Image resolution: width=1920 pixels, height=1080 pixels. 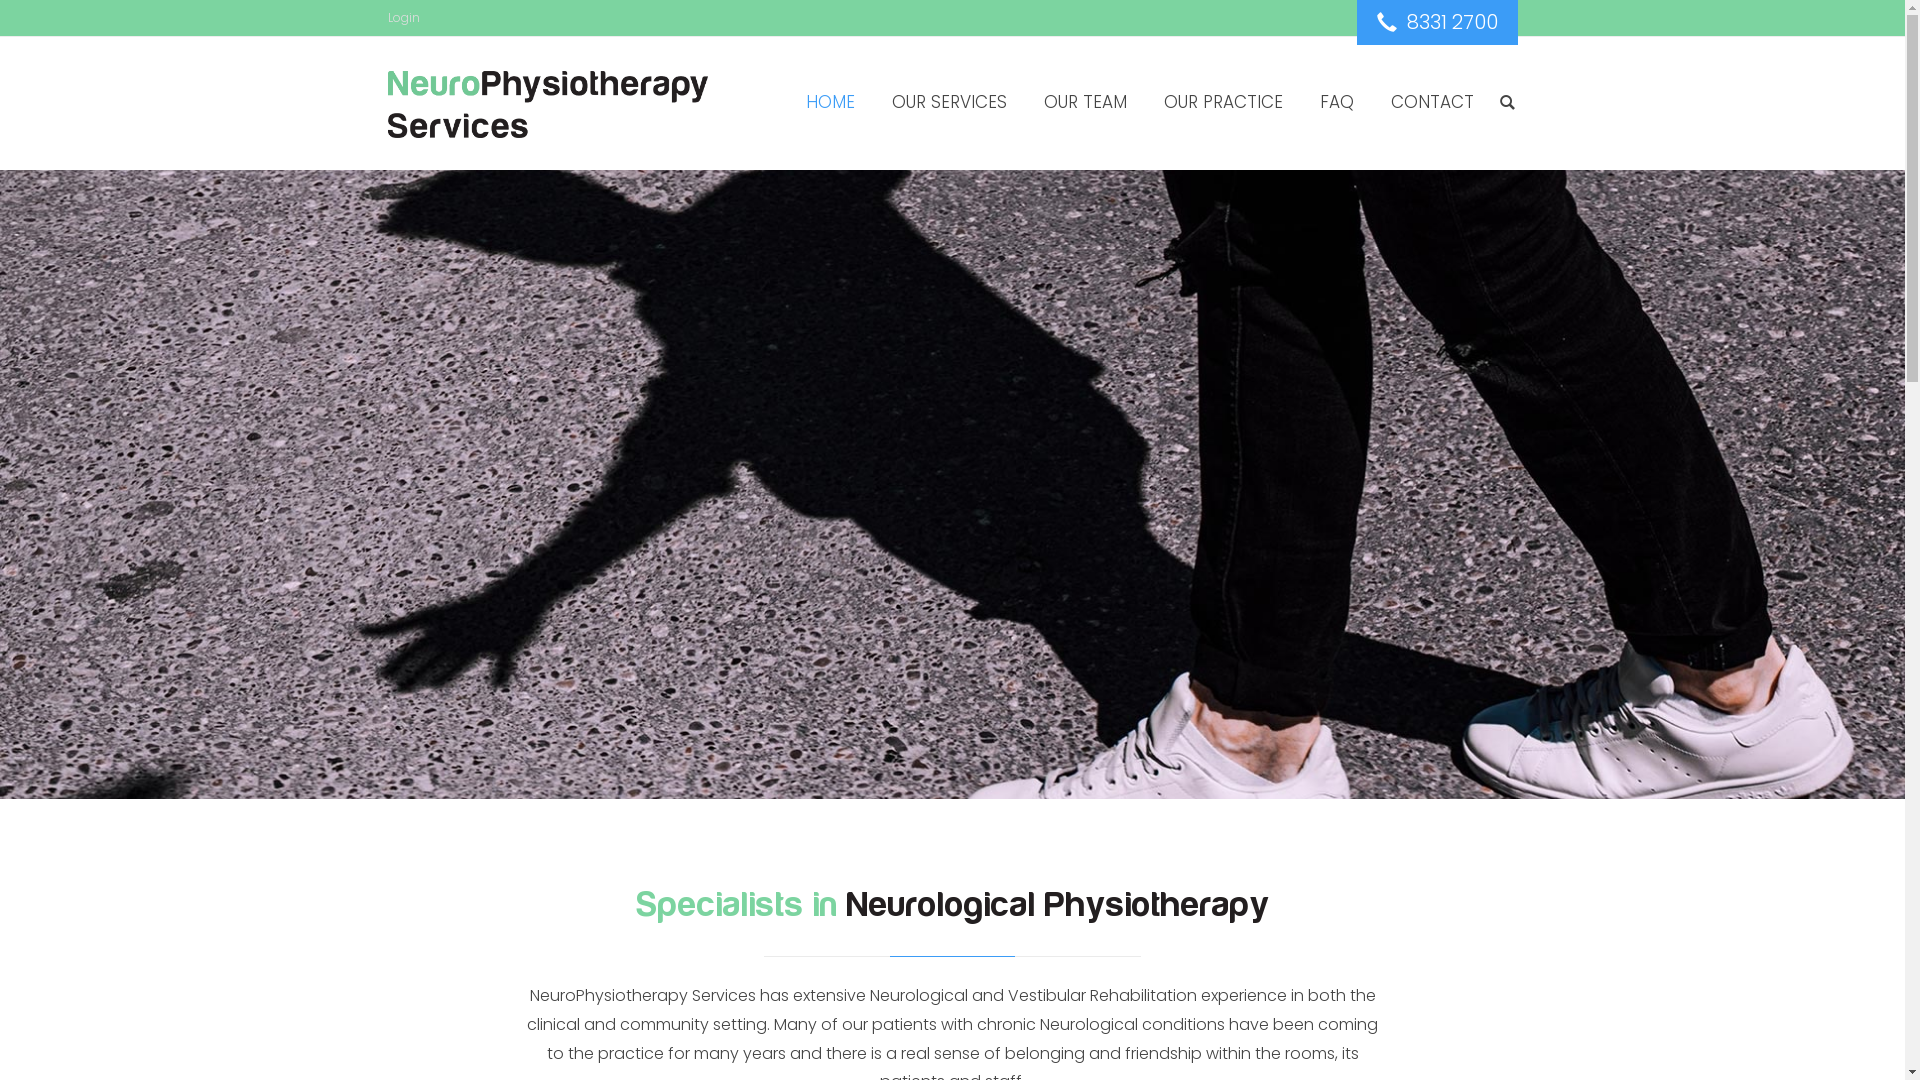 What do you see at coordinates (1084, 101) in the screenshot?
I see `'OUR TEAM'` at bounding box center [1084, 101].